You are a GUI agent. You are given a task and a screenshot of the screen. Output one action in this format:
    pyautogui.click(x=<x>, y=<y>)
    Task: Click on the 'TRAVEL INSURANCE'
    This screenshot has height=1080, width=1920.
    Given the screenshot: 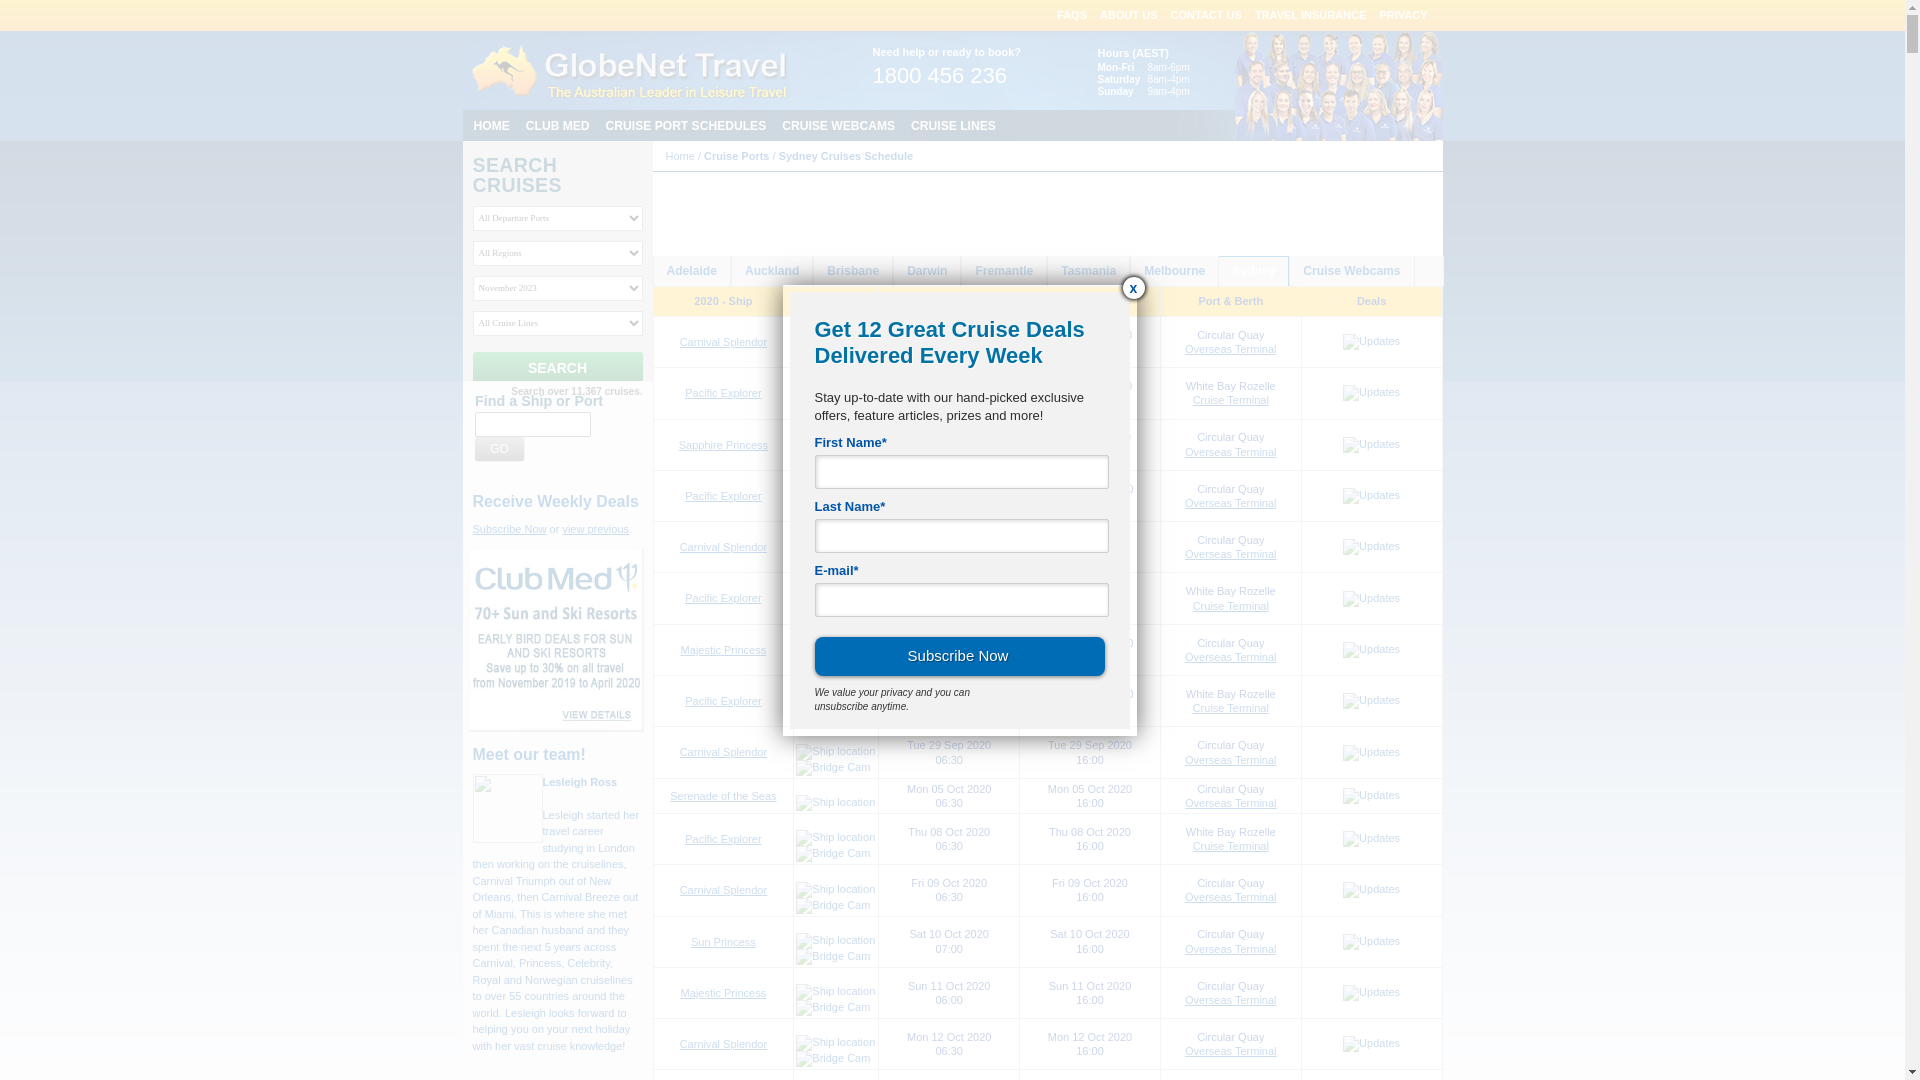 What is the action you would take?
    pyautogui.click(x=1310, y=15)
    